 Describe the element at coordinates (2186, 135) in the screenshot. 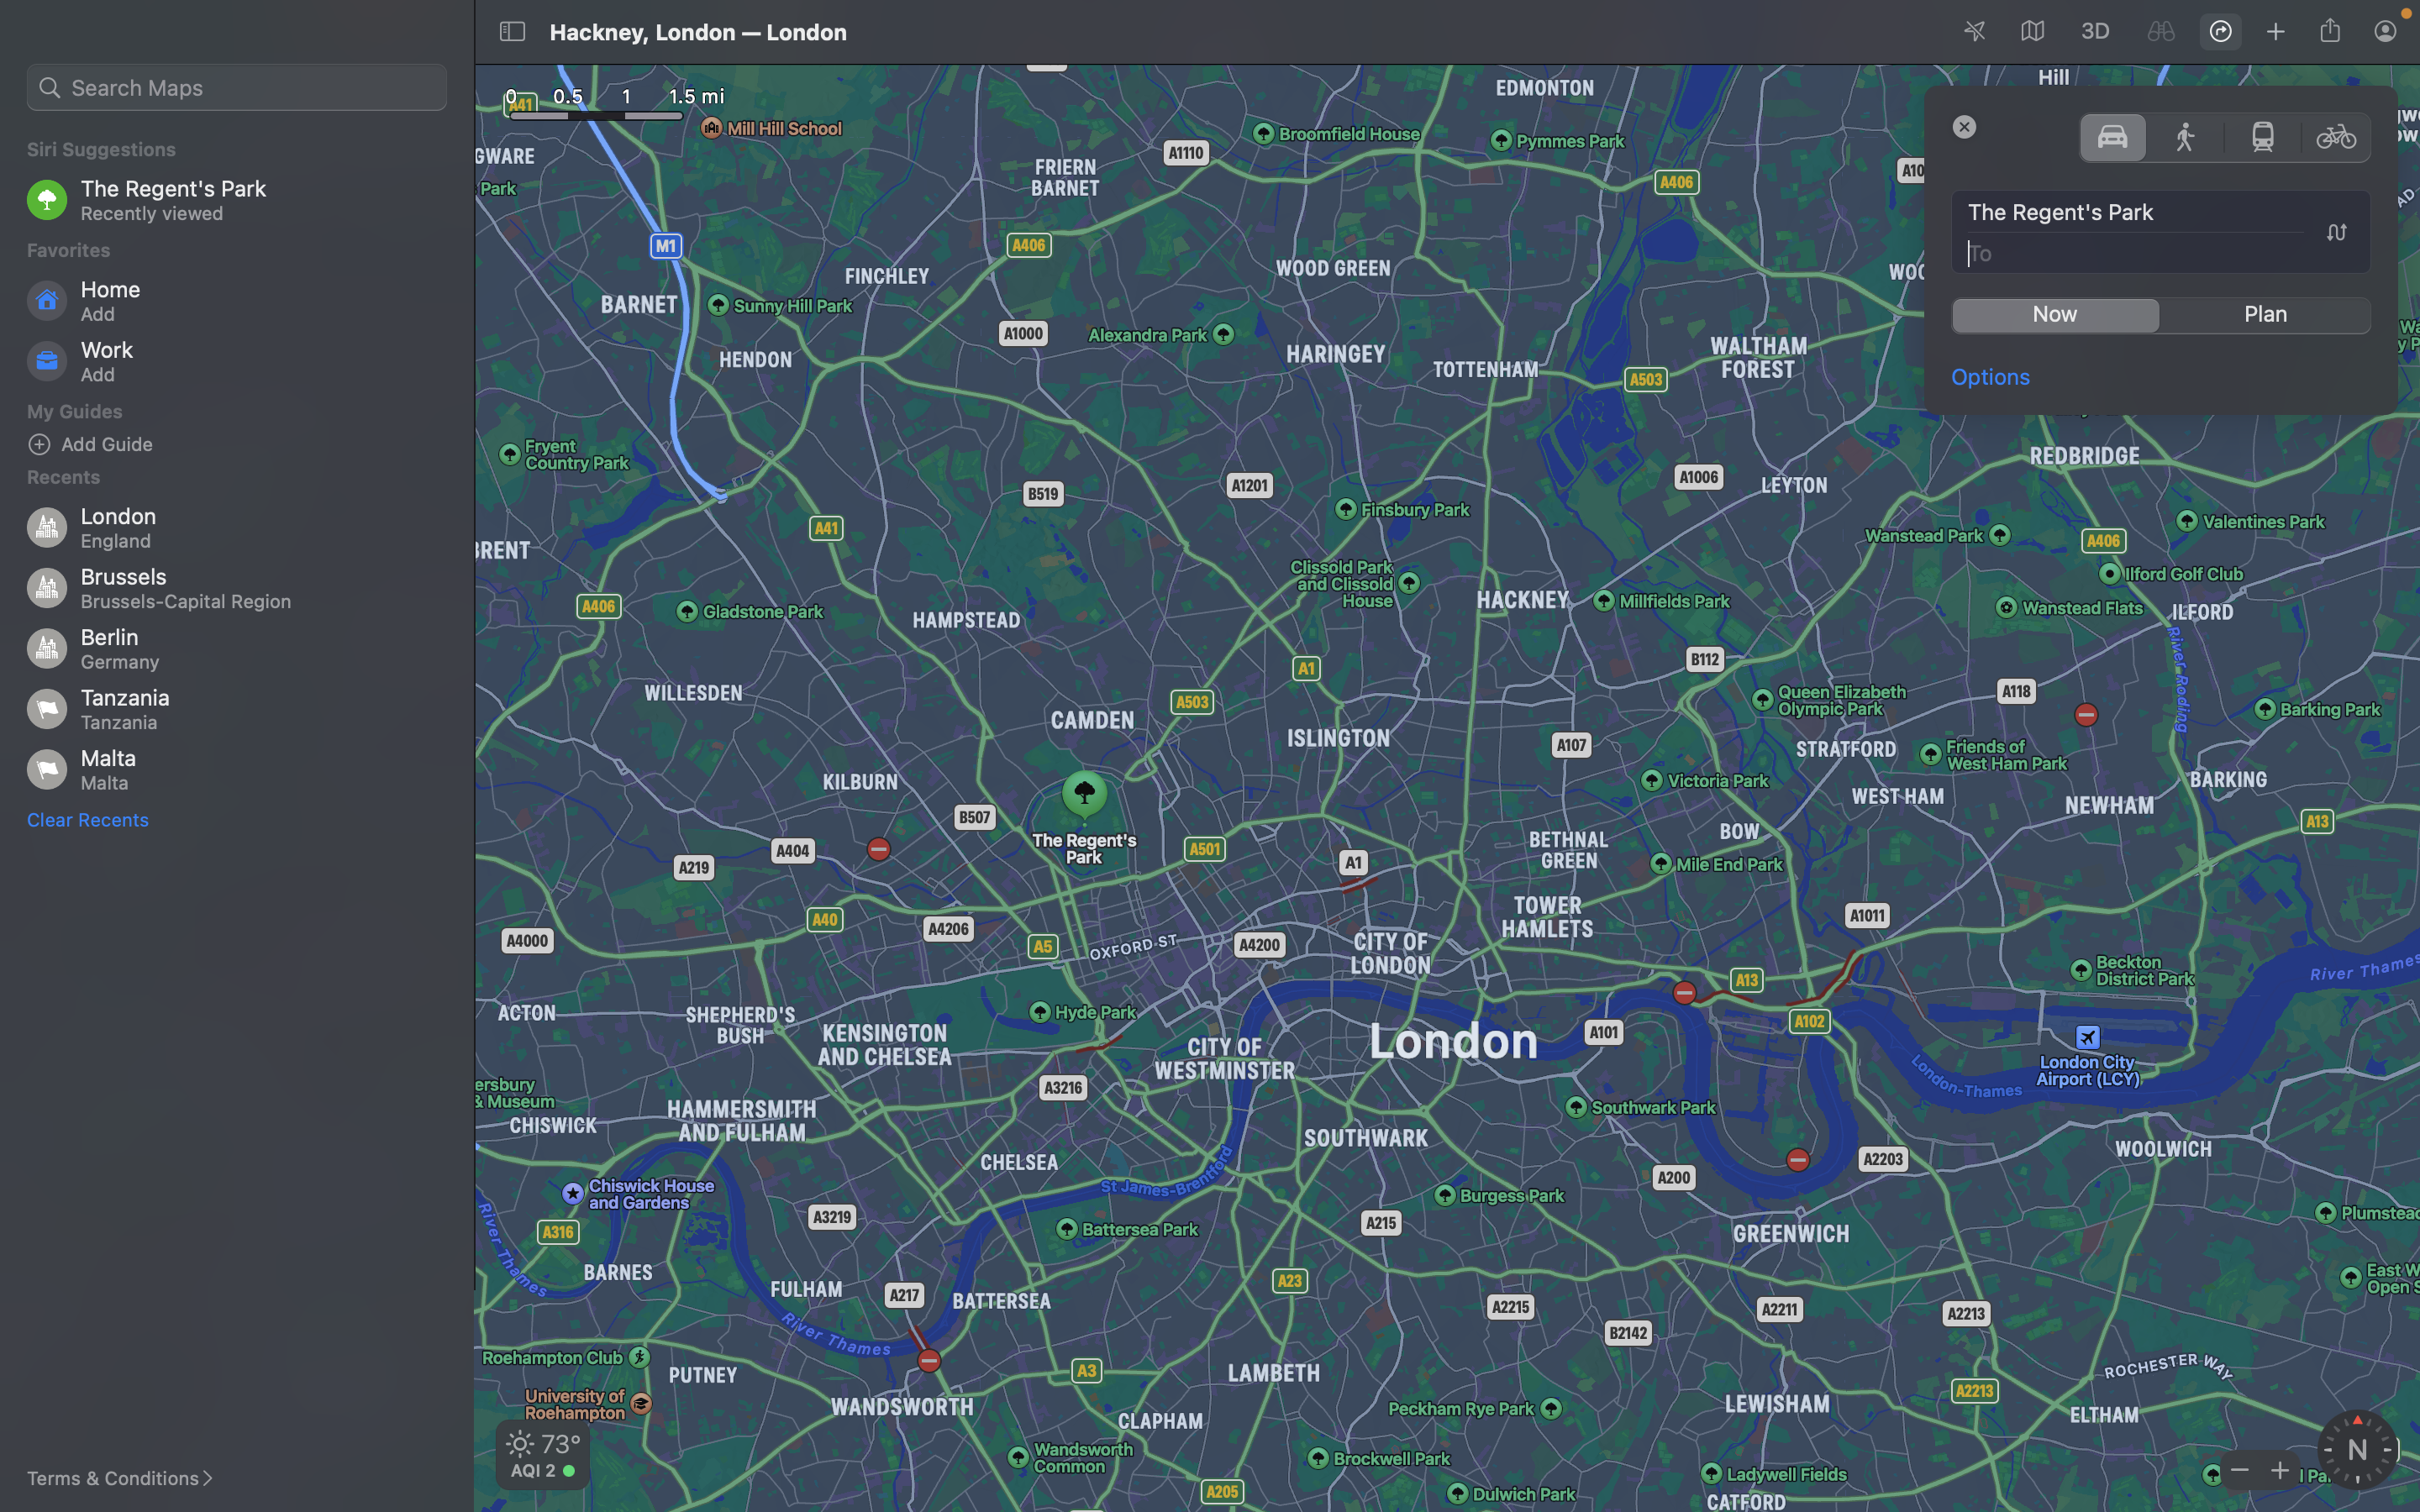

I see `walking as the method of transportation` at that location.